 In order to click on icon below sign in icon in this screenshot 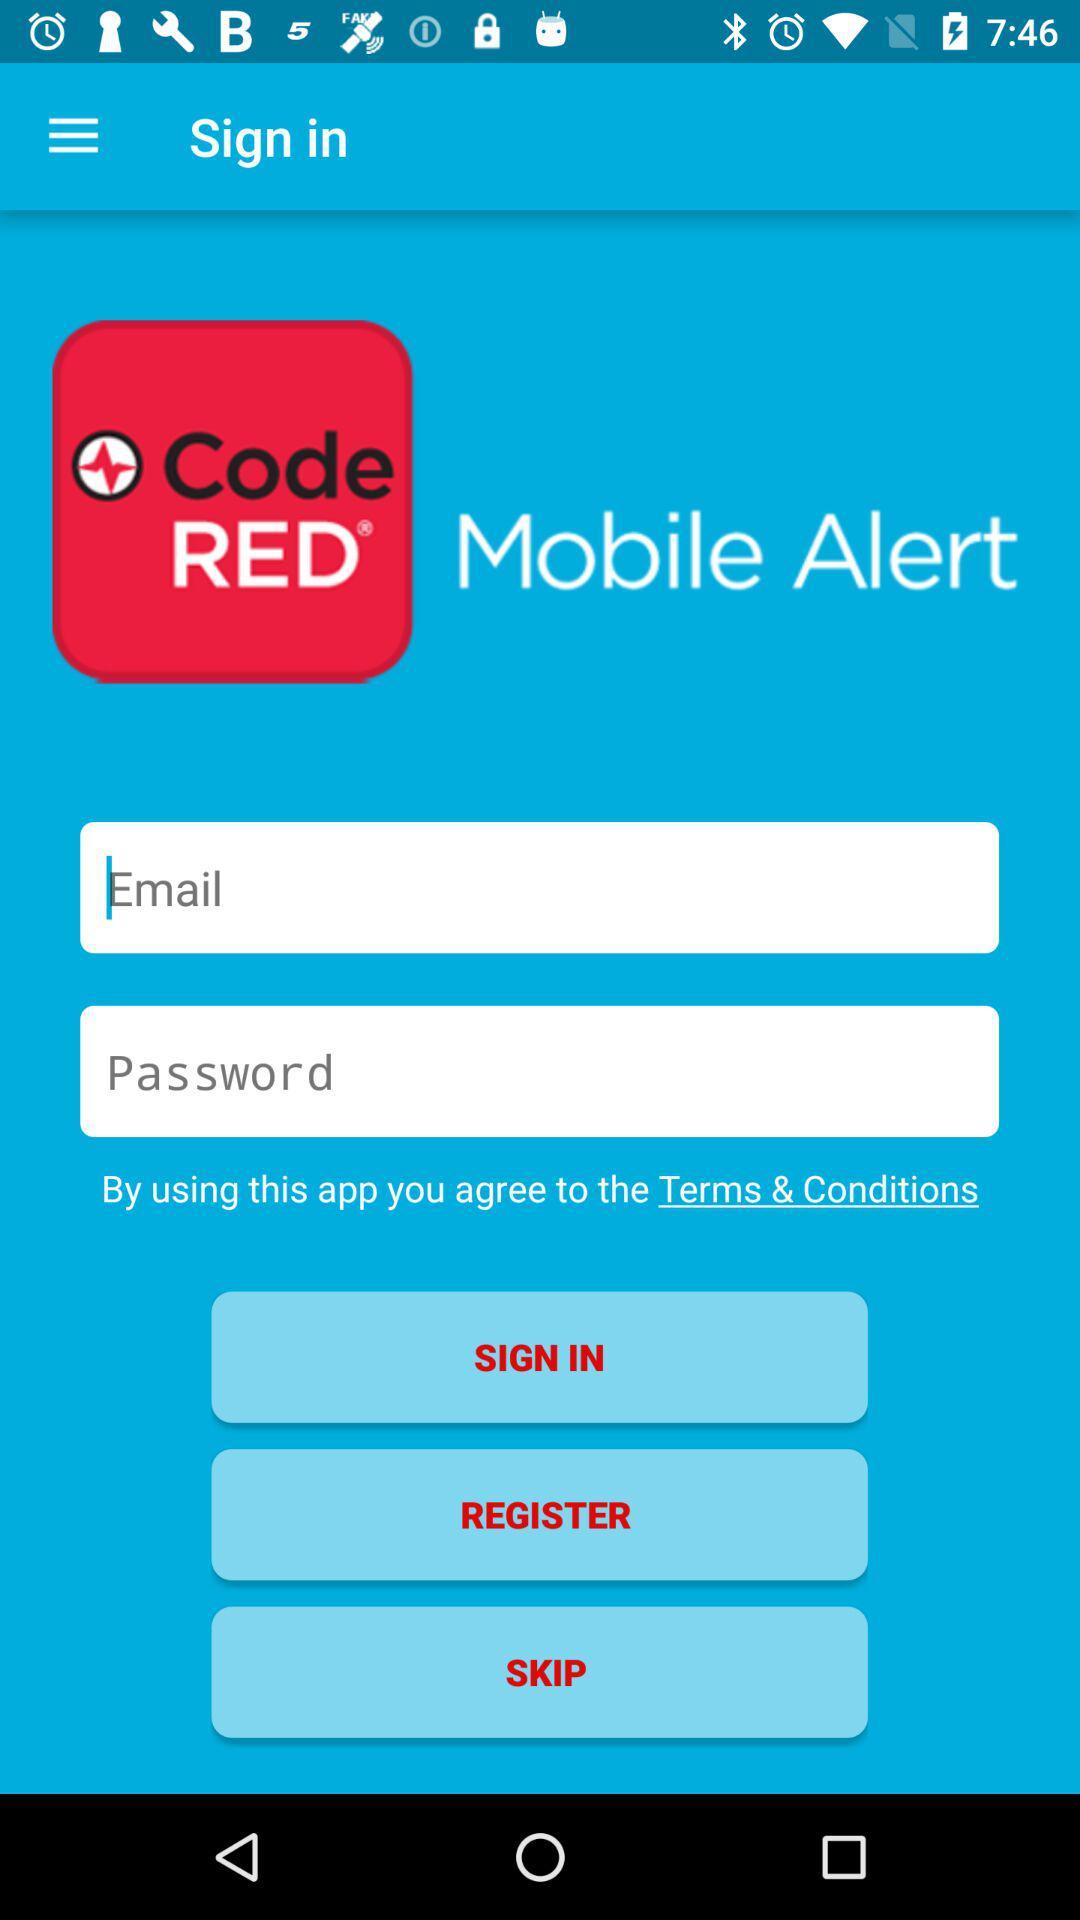, I will do `click(538, 1514)`.